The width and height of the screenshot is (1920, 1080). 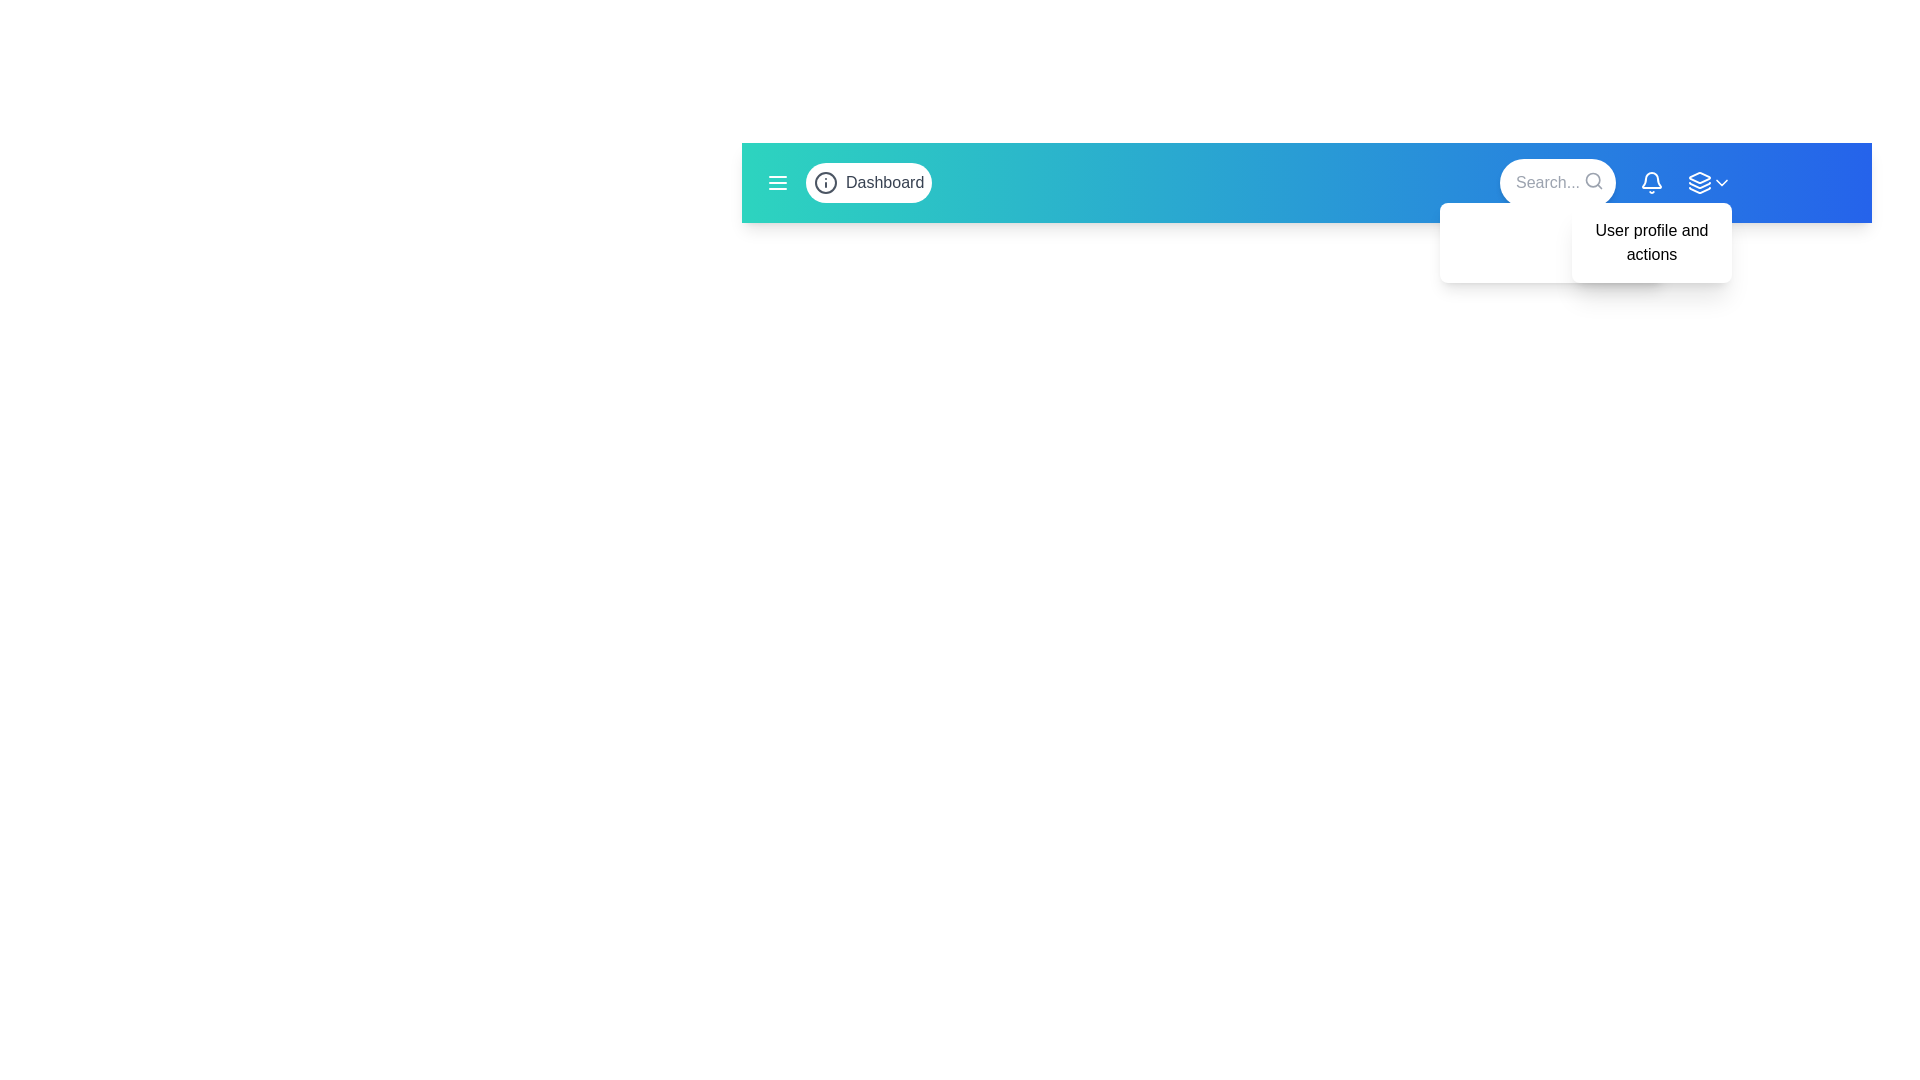 What do you see at coordinates (1557, 182) in the screenshot?
I see `the embedded icon in the text input field located at the top-right section of the interface, adjacent to notification and profile elements` at bounding box center [1557, 182].